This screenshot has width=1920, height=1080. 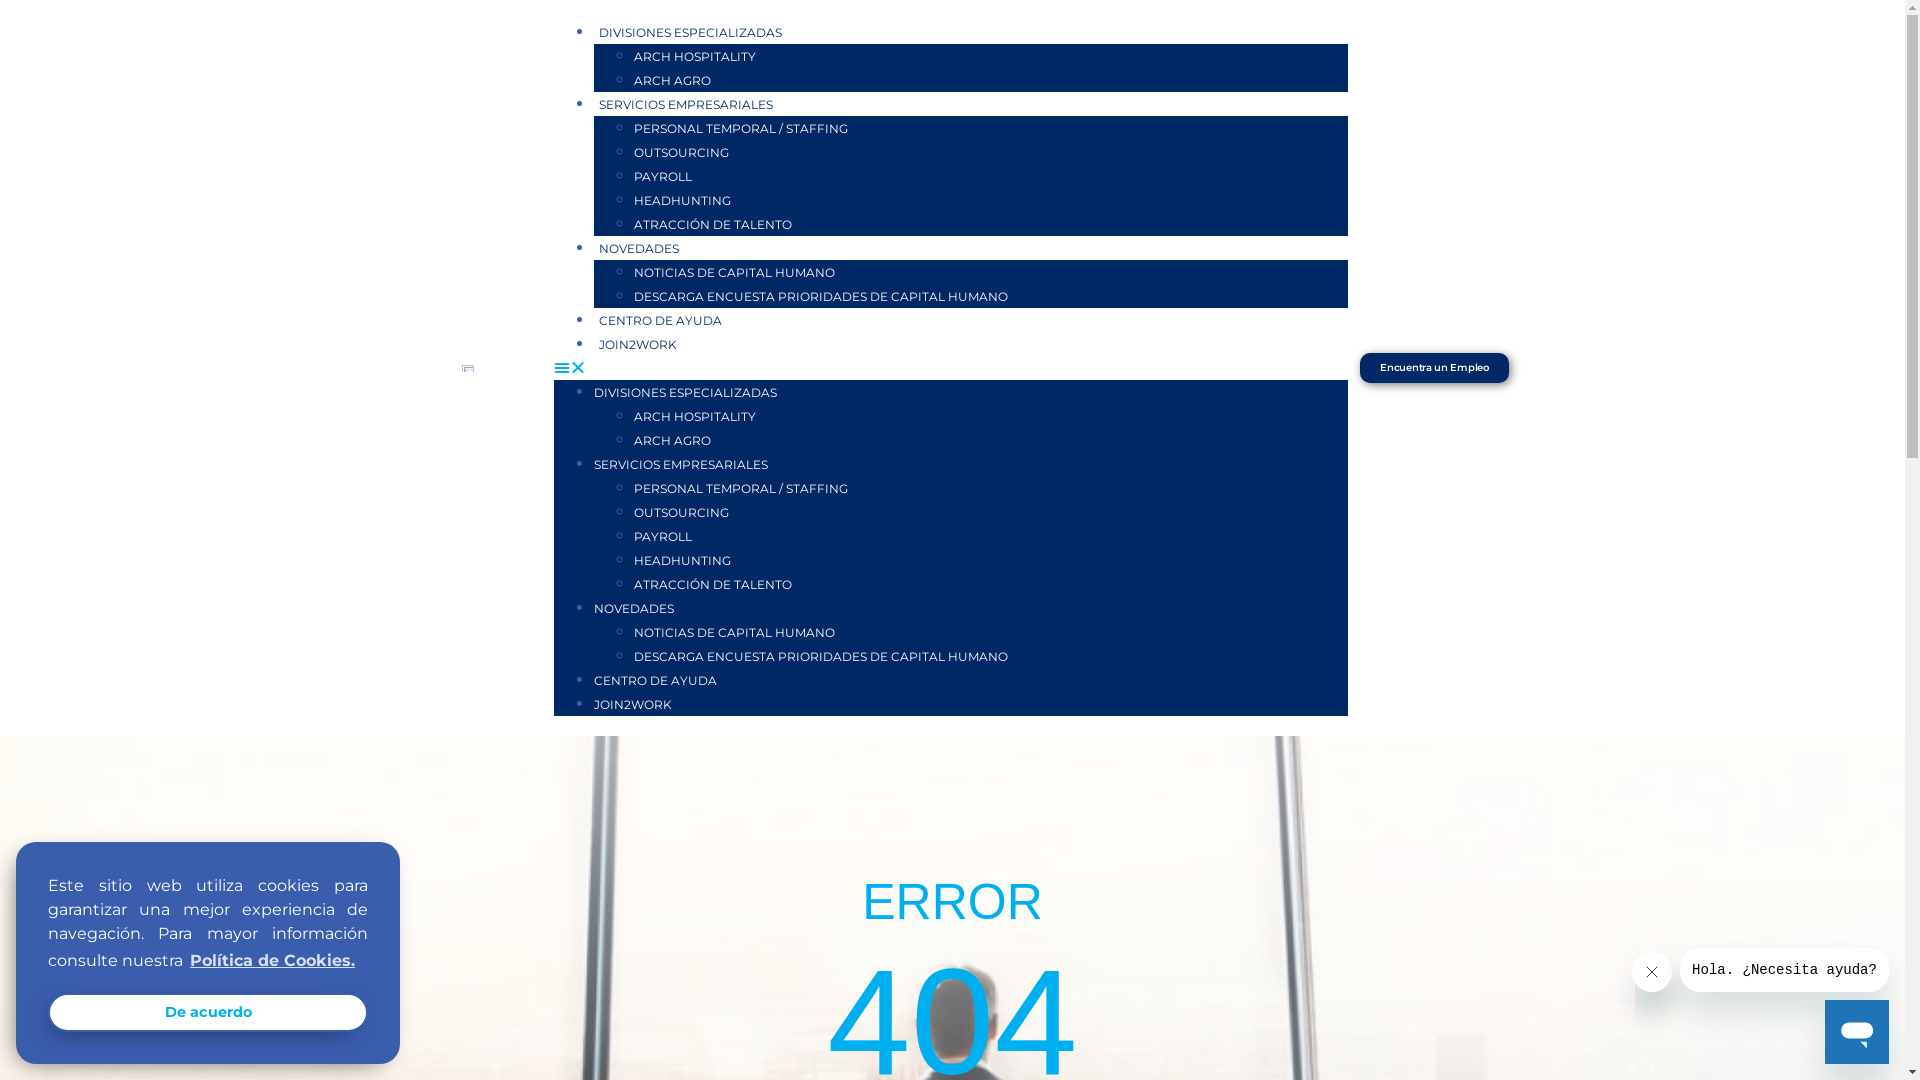 I want to click on 'SERVICIOS EMPRESARIALES', so click(x=681, y=464).